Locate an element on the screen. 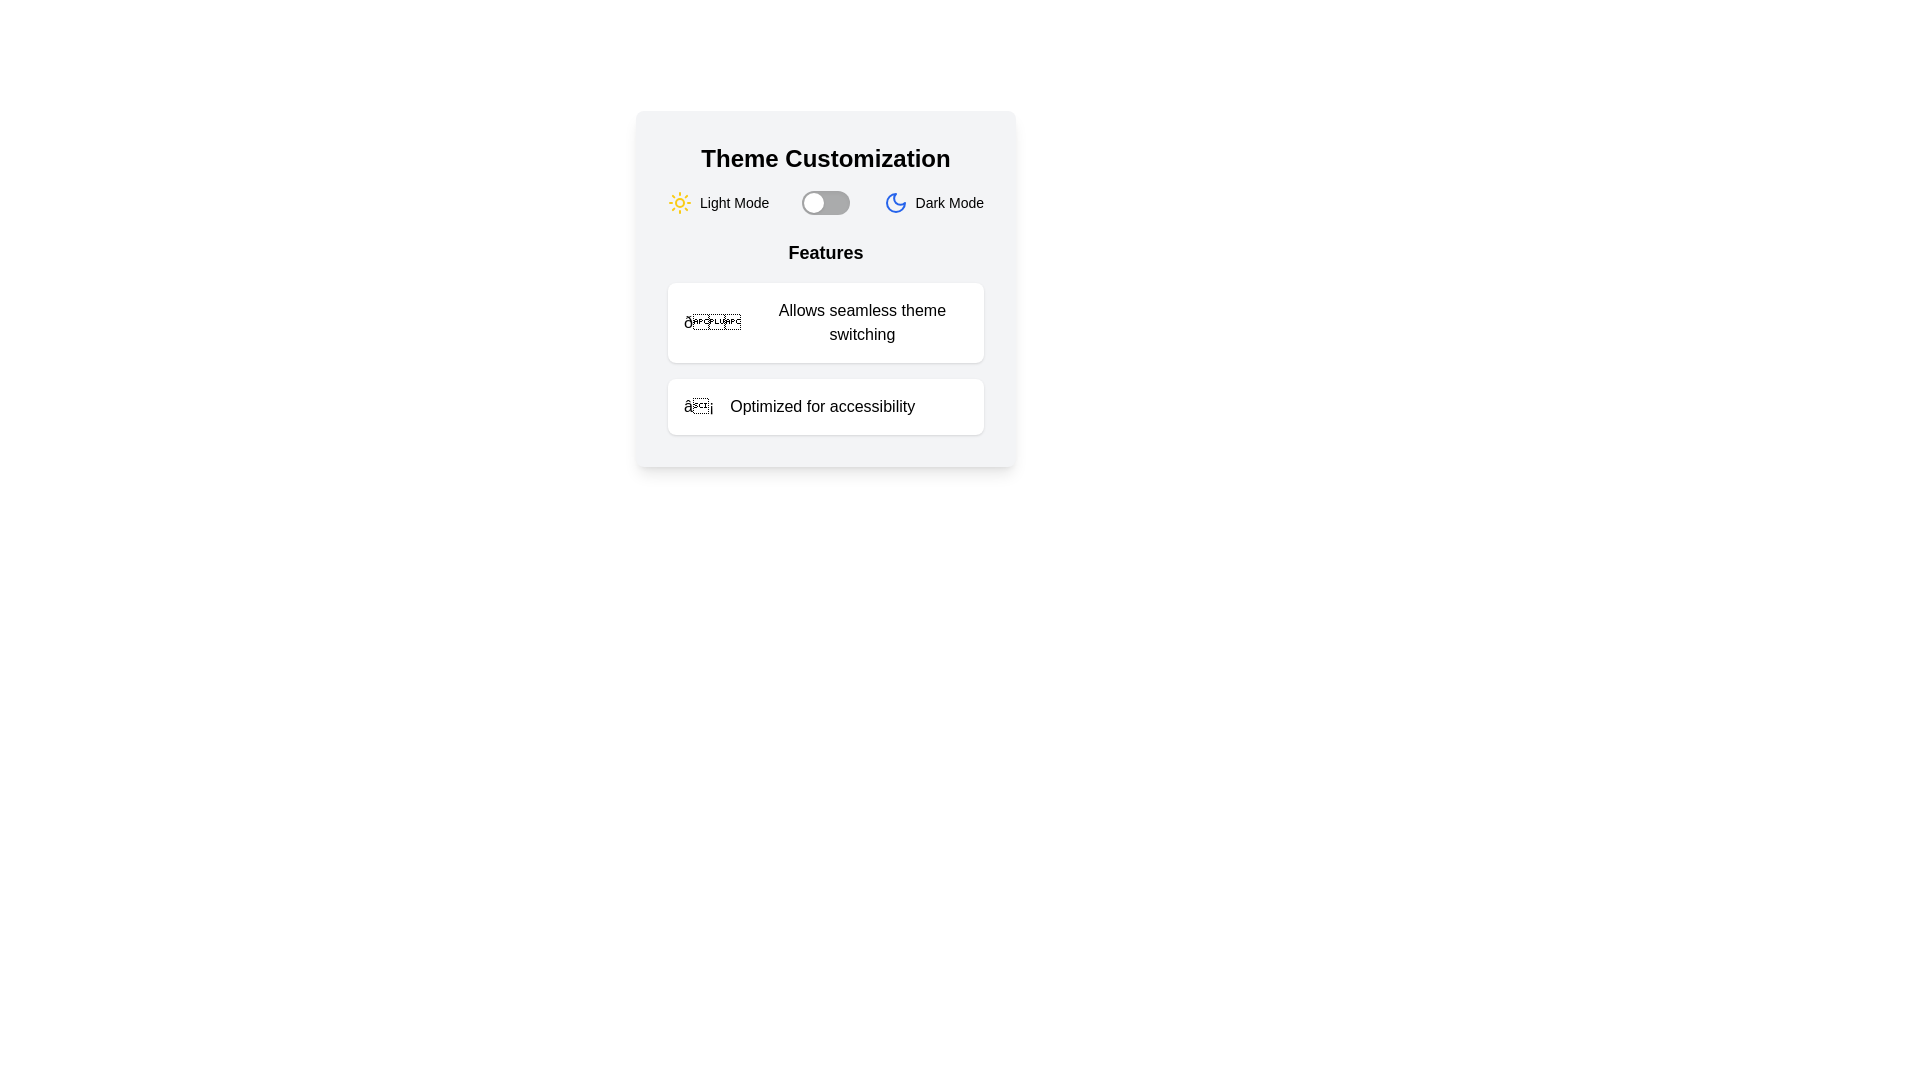 The image size is (1920, 1080). the text label for the dark mode option, which is located to the right of the toggle switch within the 'Theme Customization' section is located at coordinates (948, 203).